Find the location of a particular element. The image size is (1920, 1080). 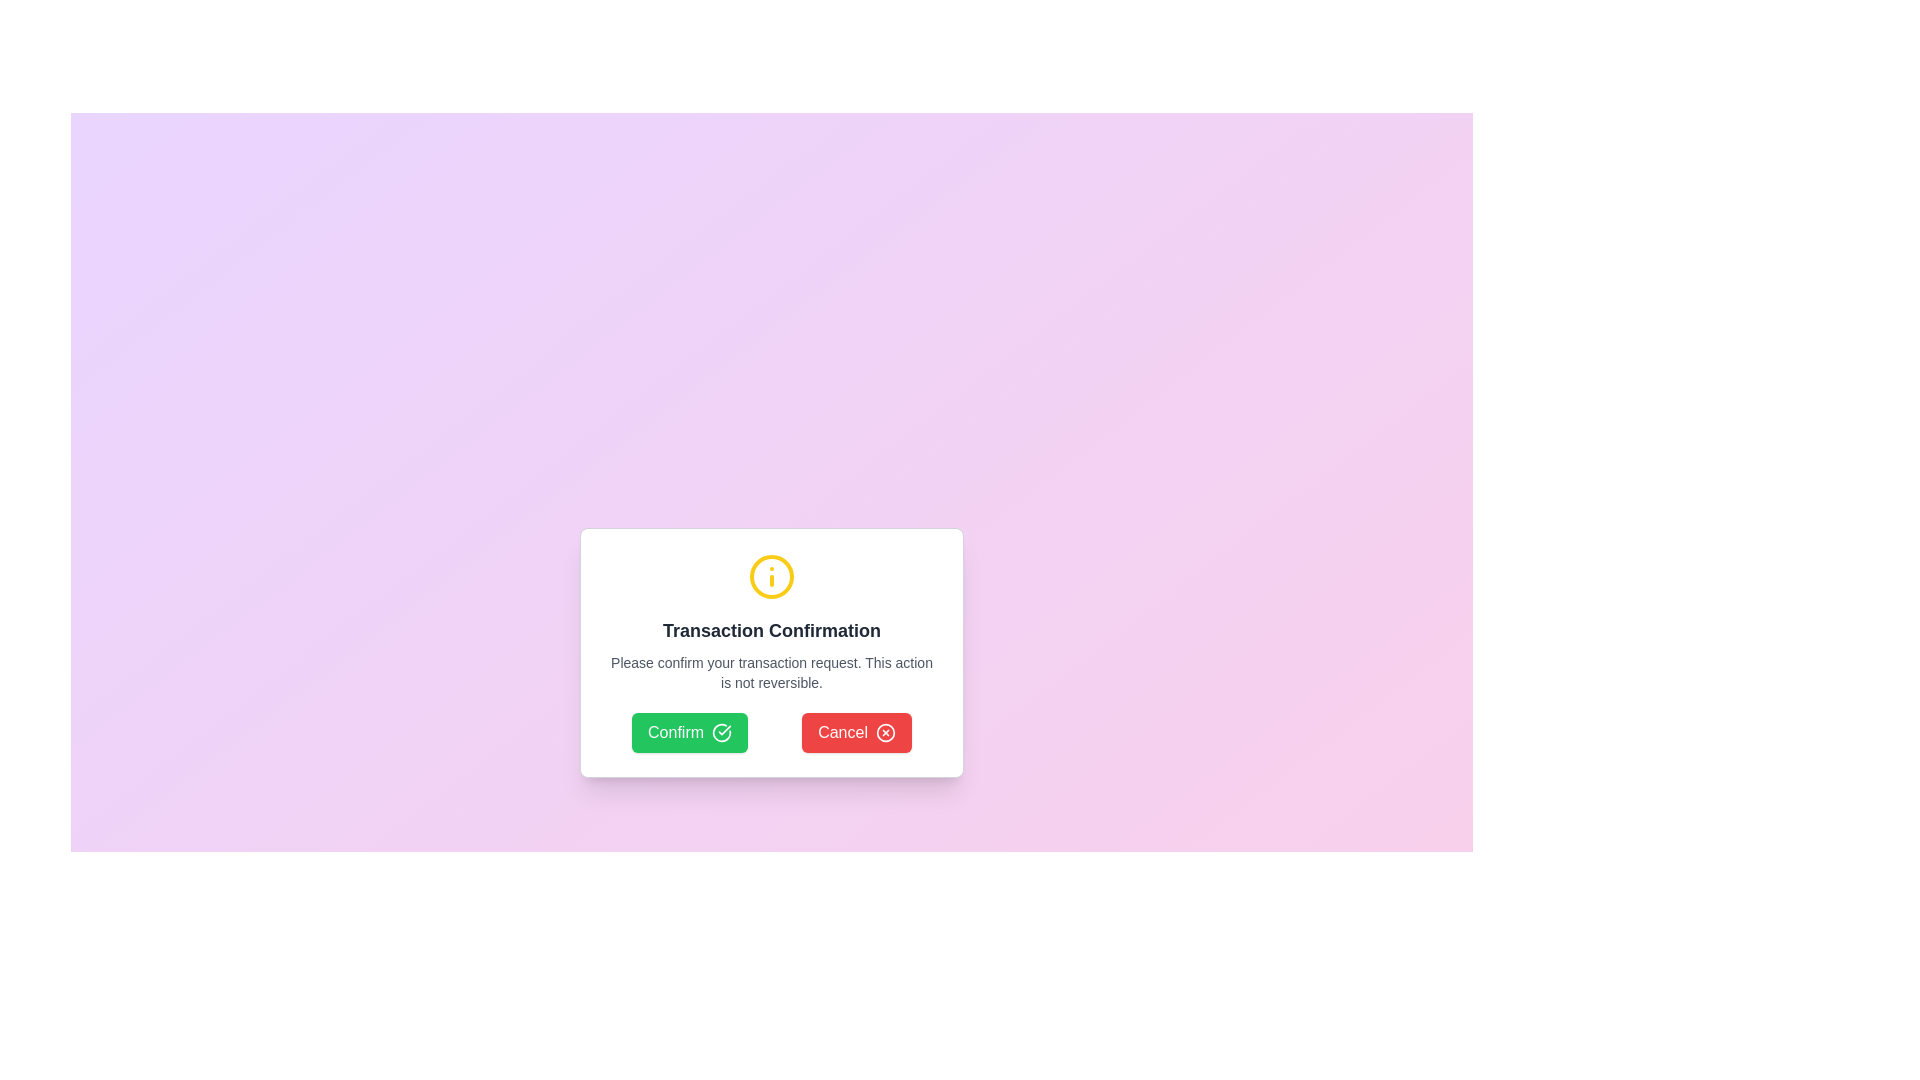

the 'Confirm' button is located at coordinates (690, 732).